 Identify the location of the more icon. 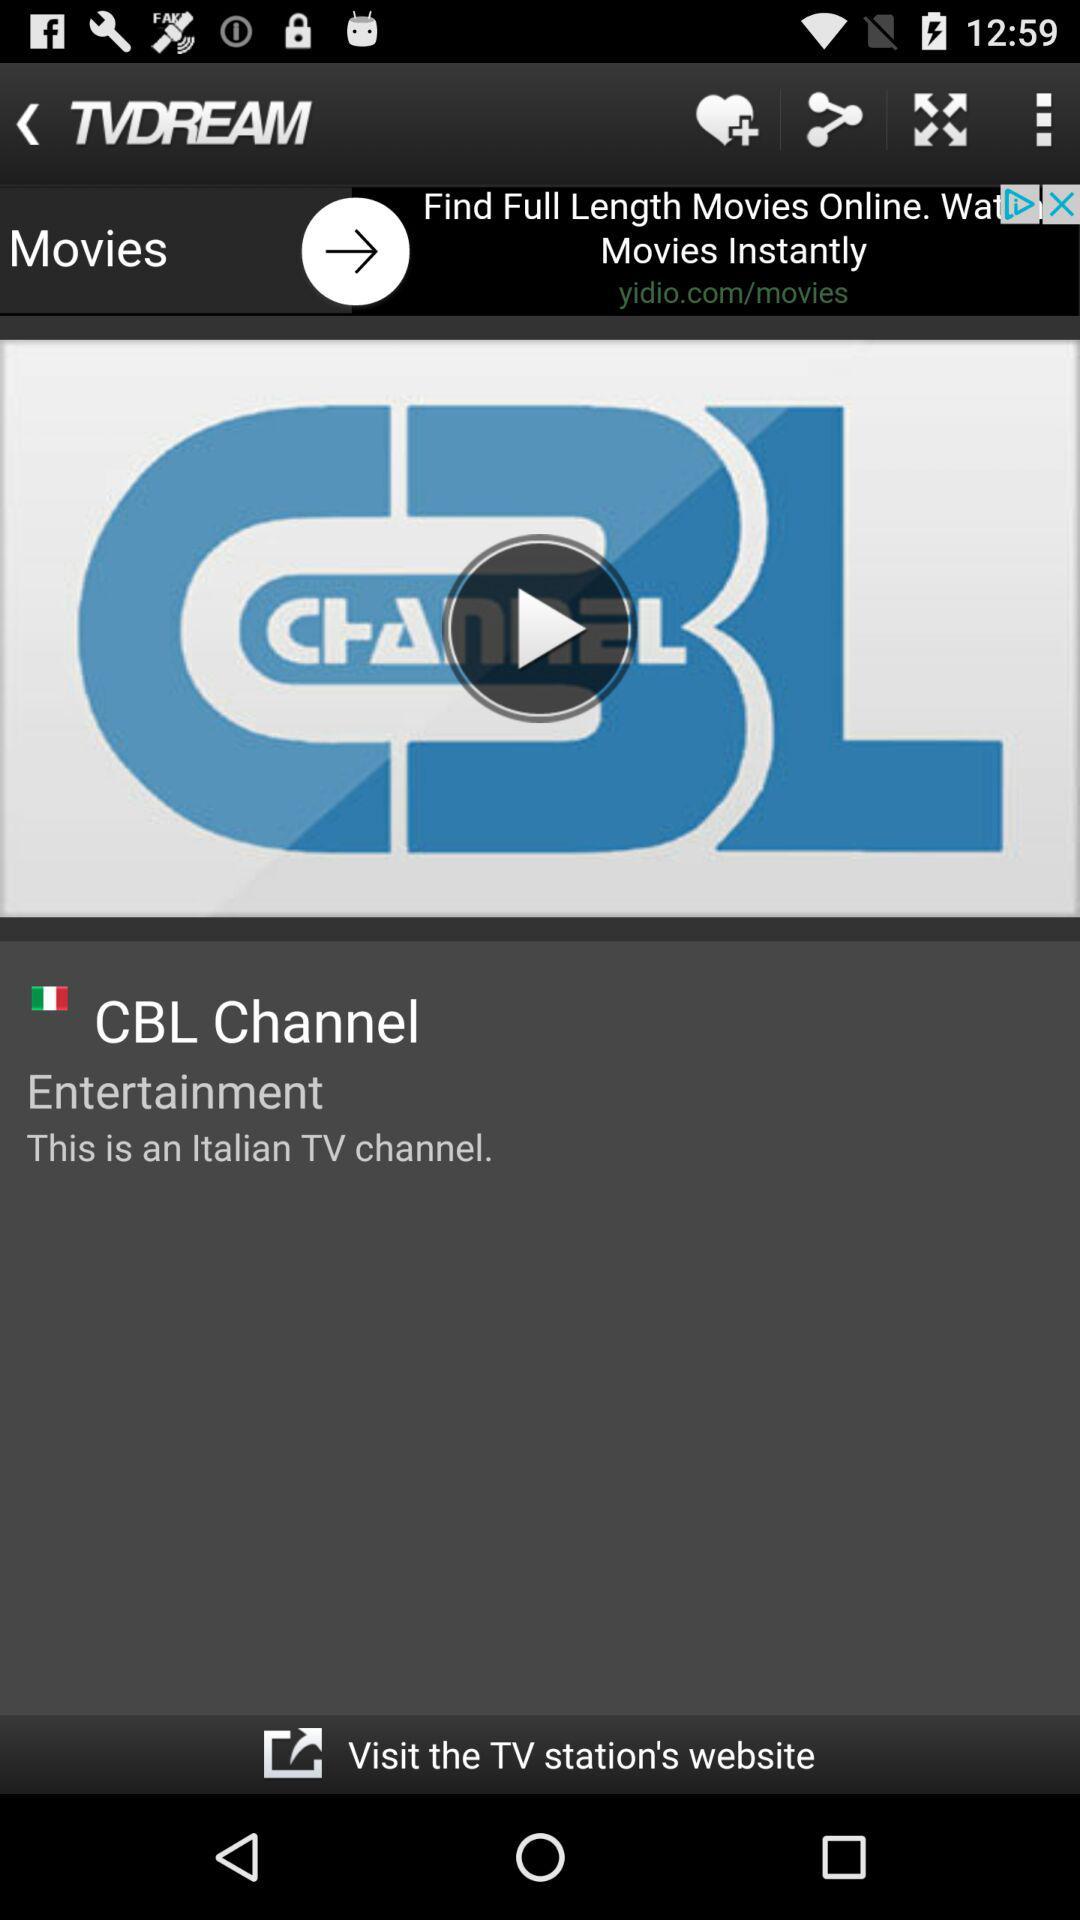
(1042, 127).